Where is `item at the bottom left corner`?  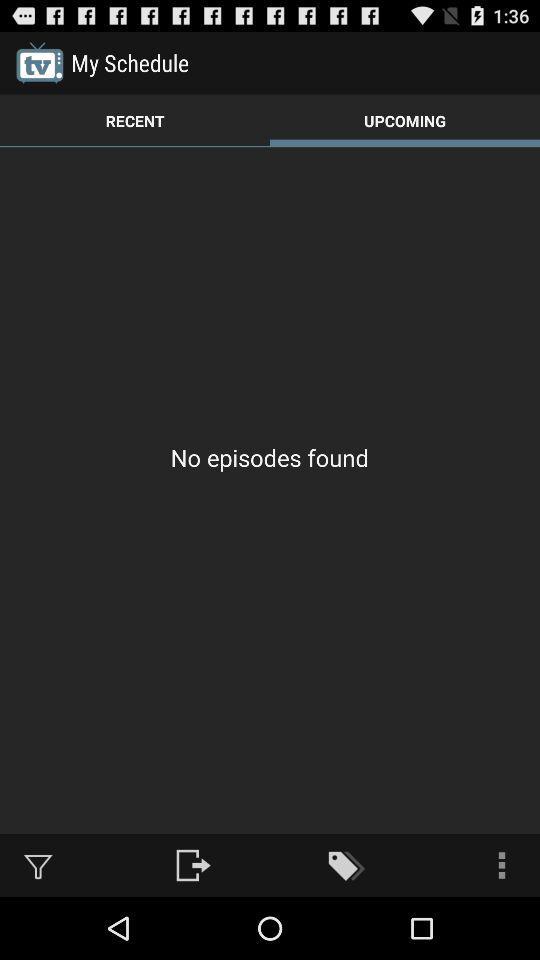
item at the bottom left corner is located at coordinates (38, 864).